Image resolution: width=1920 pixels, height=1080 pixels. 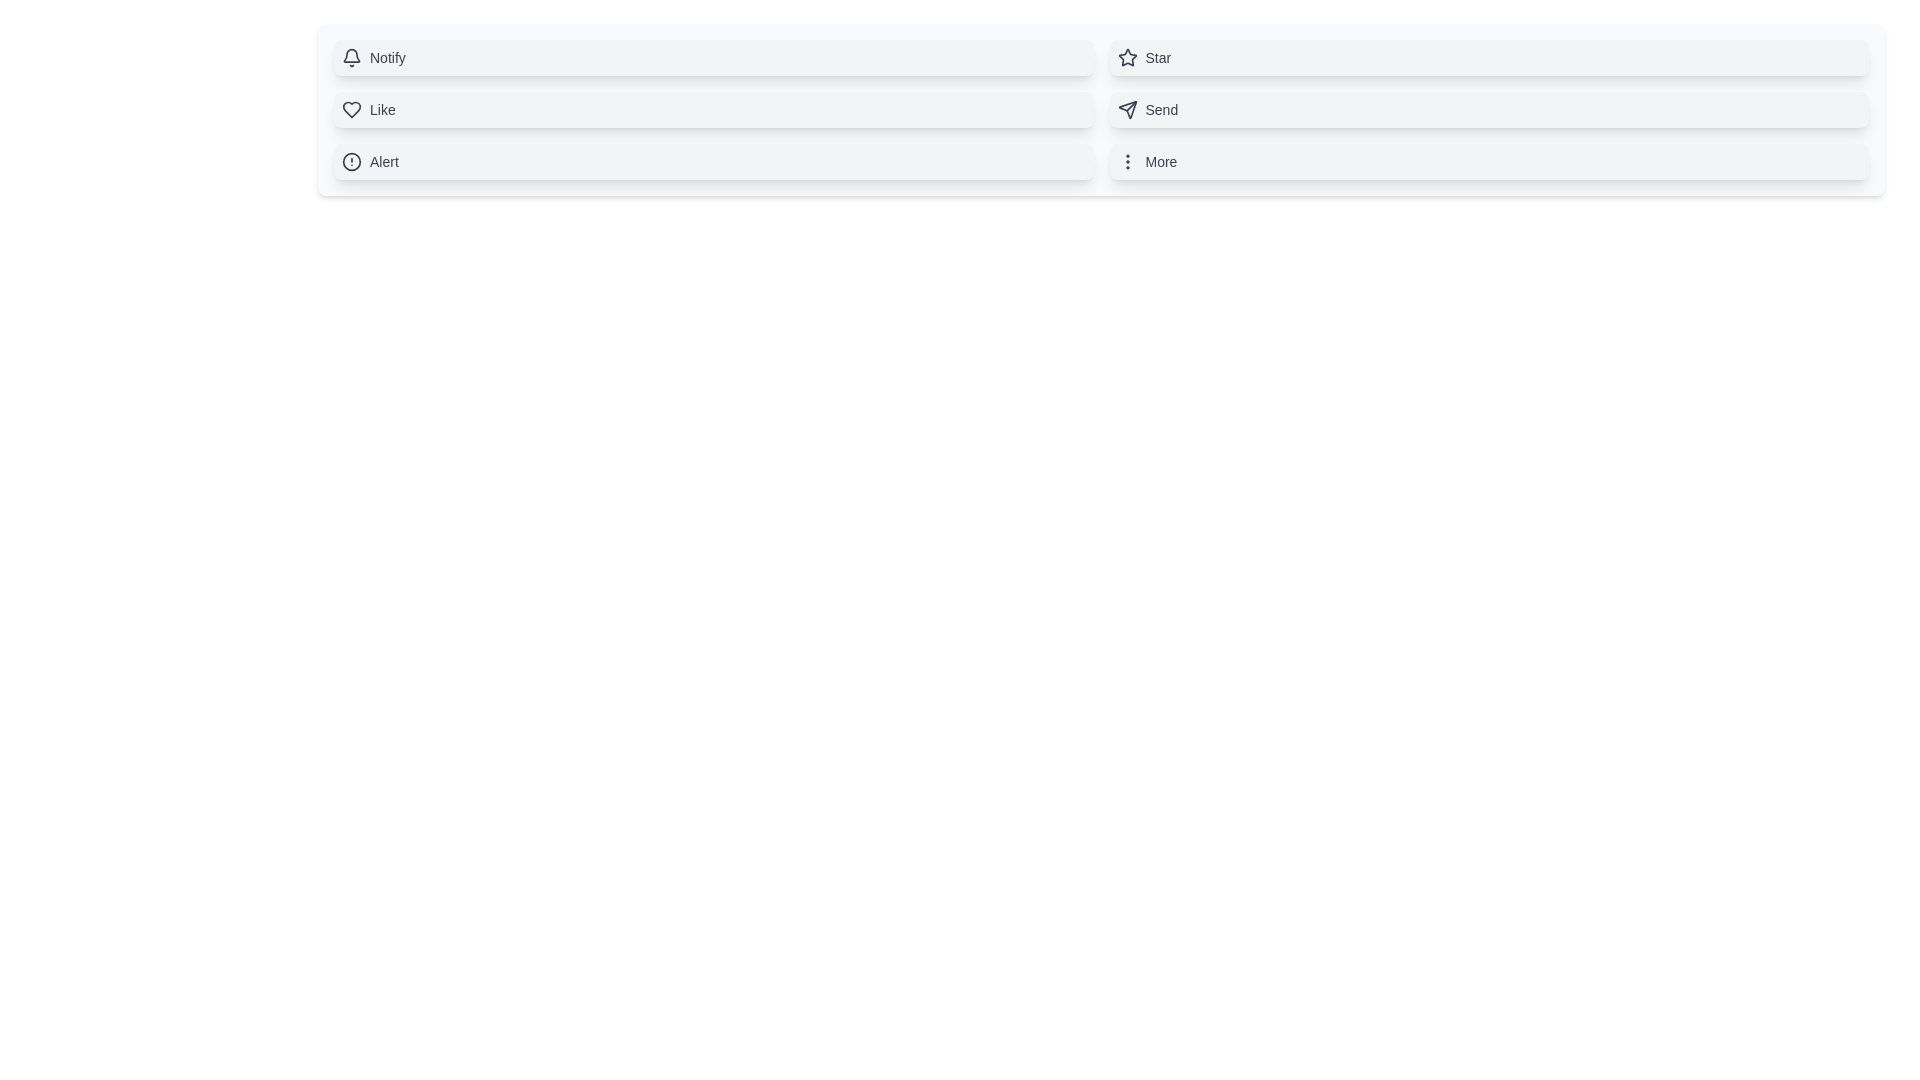 I want to click on the label that visually identifies the corresponding button, located slightly to the right of its sibling elements within a rounded rectangular button group aligned horizontally with the 'Send' icon, so click(x=1161, y=110).